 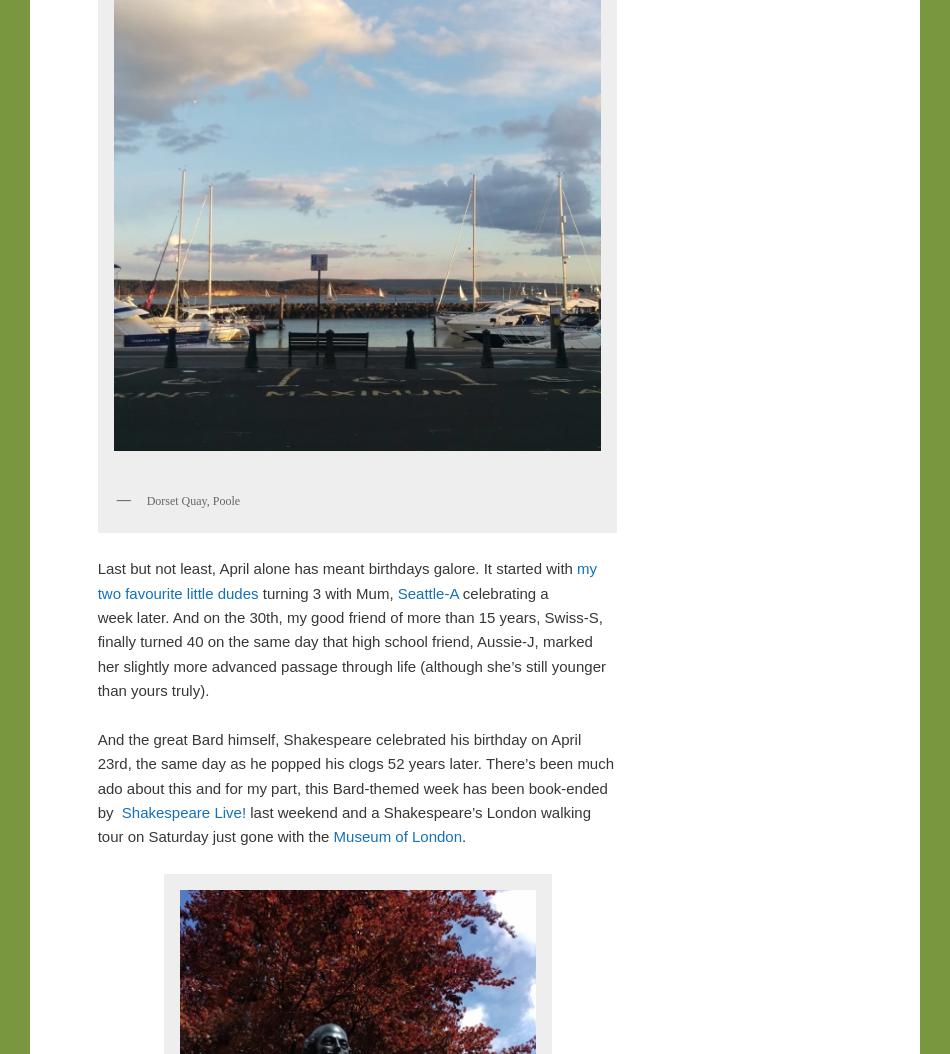 I want to click on 'Museum of London', so click(x=396, y=835).